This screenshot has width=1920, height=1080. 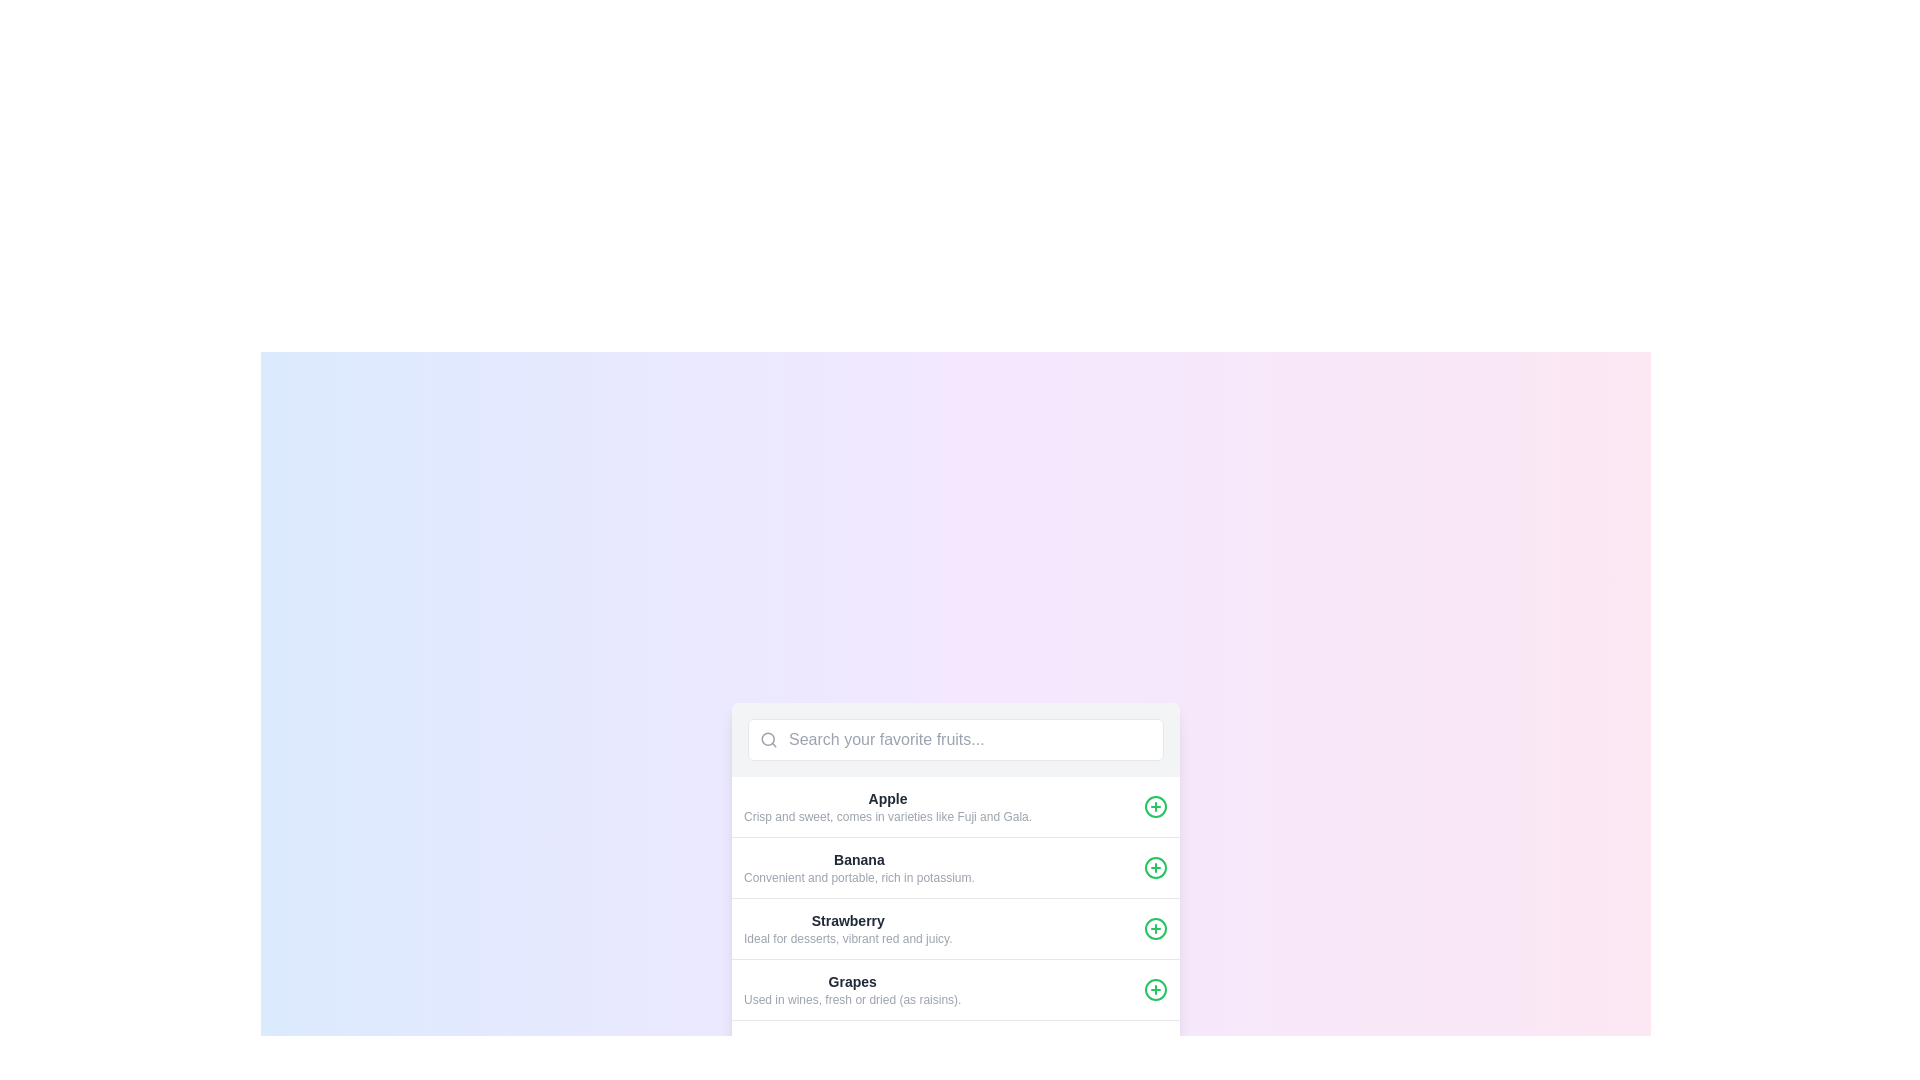 I want to click on text label displaying 'Apple' in bold font and black color, which is positioned above a subtext in a list item, so click(x=887, y=797).